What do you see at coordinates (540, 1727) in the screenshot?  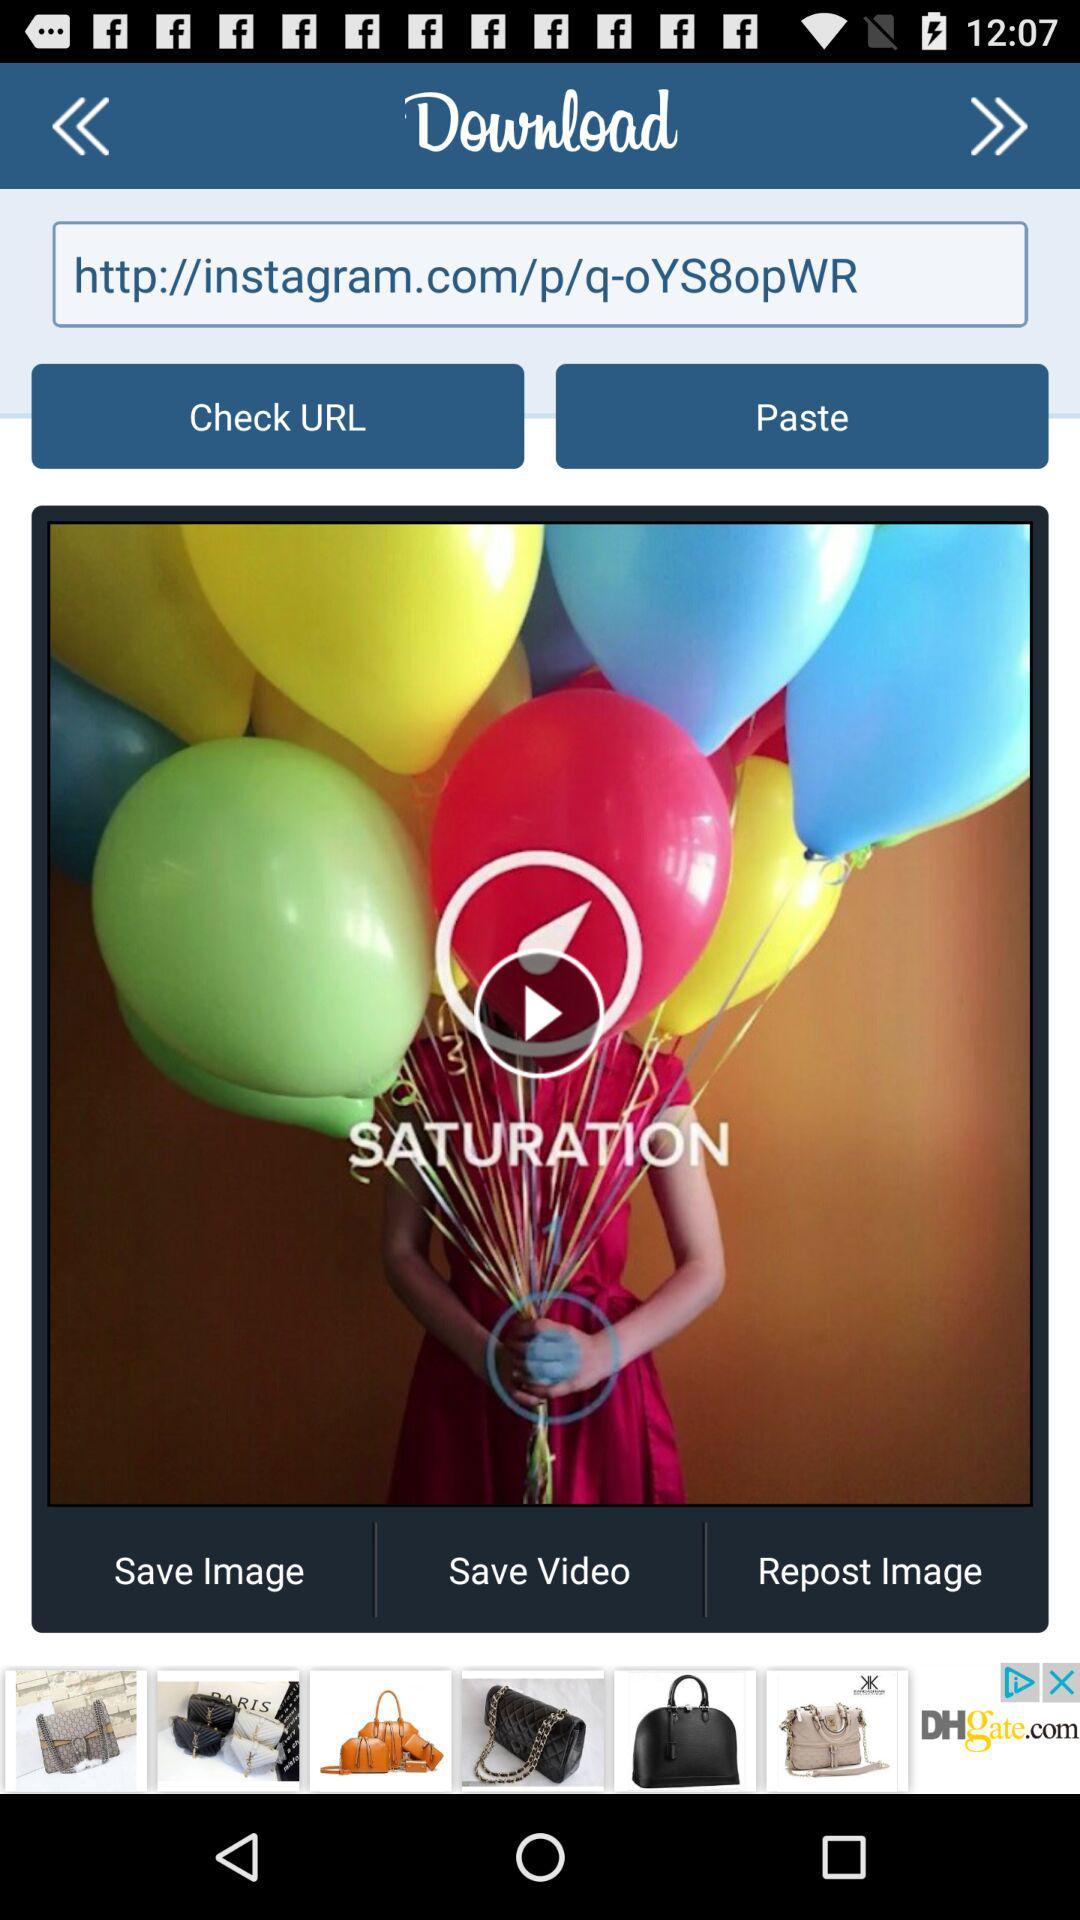 I see `links to advertisement` at bounding box center [540, 1727].